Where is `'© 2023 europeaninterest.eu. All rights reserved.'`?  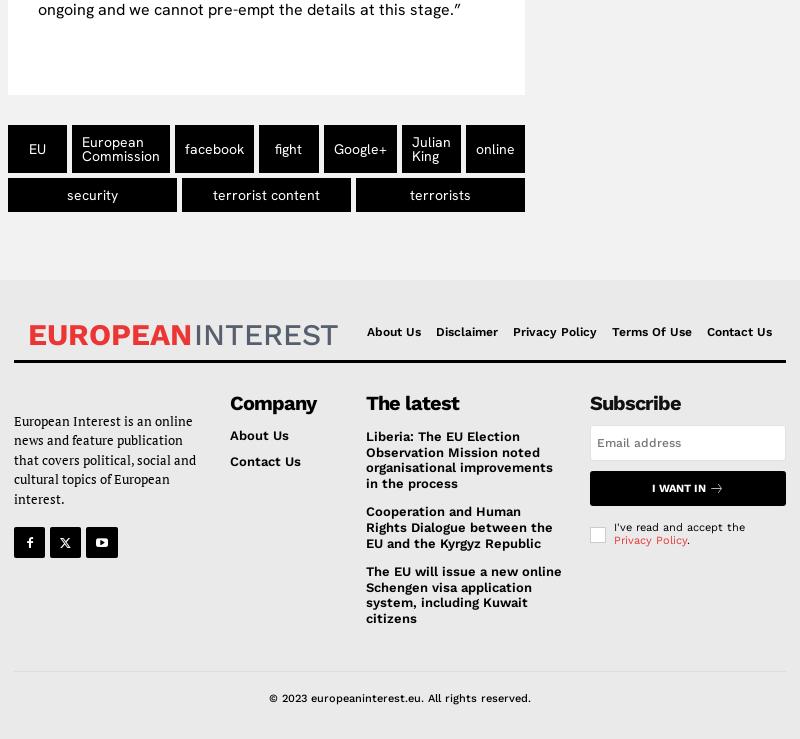 '© 2023 europeaninterest.eu. All rights reserved.' is located at coordinates (400, 696).